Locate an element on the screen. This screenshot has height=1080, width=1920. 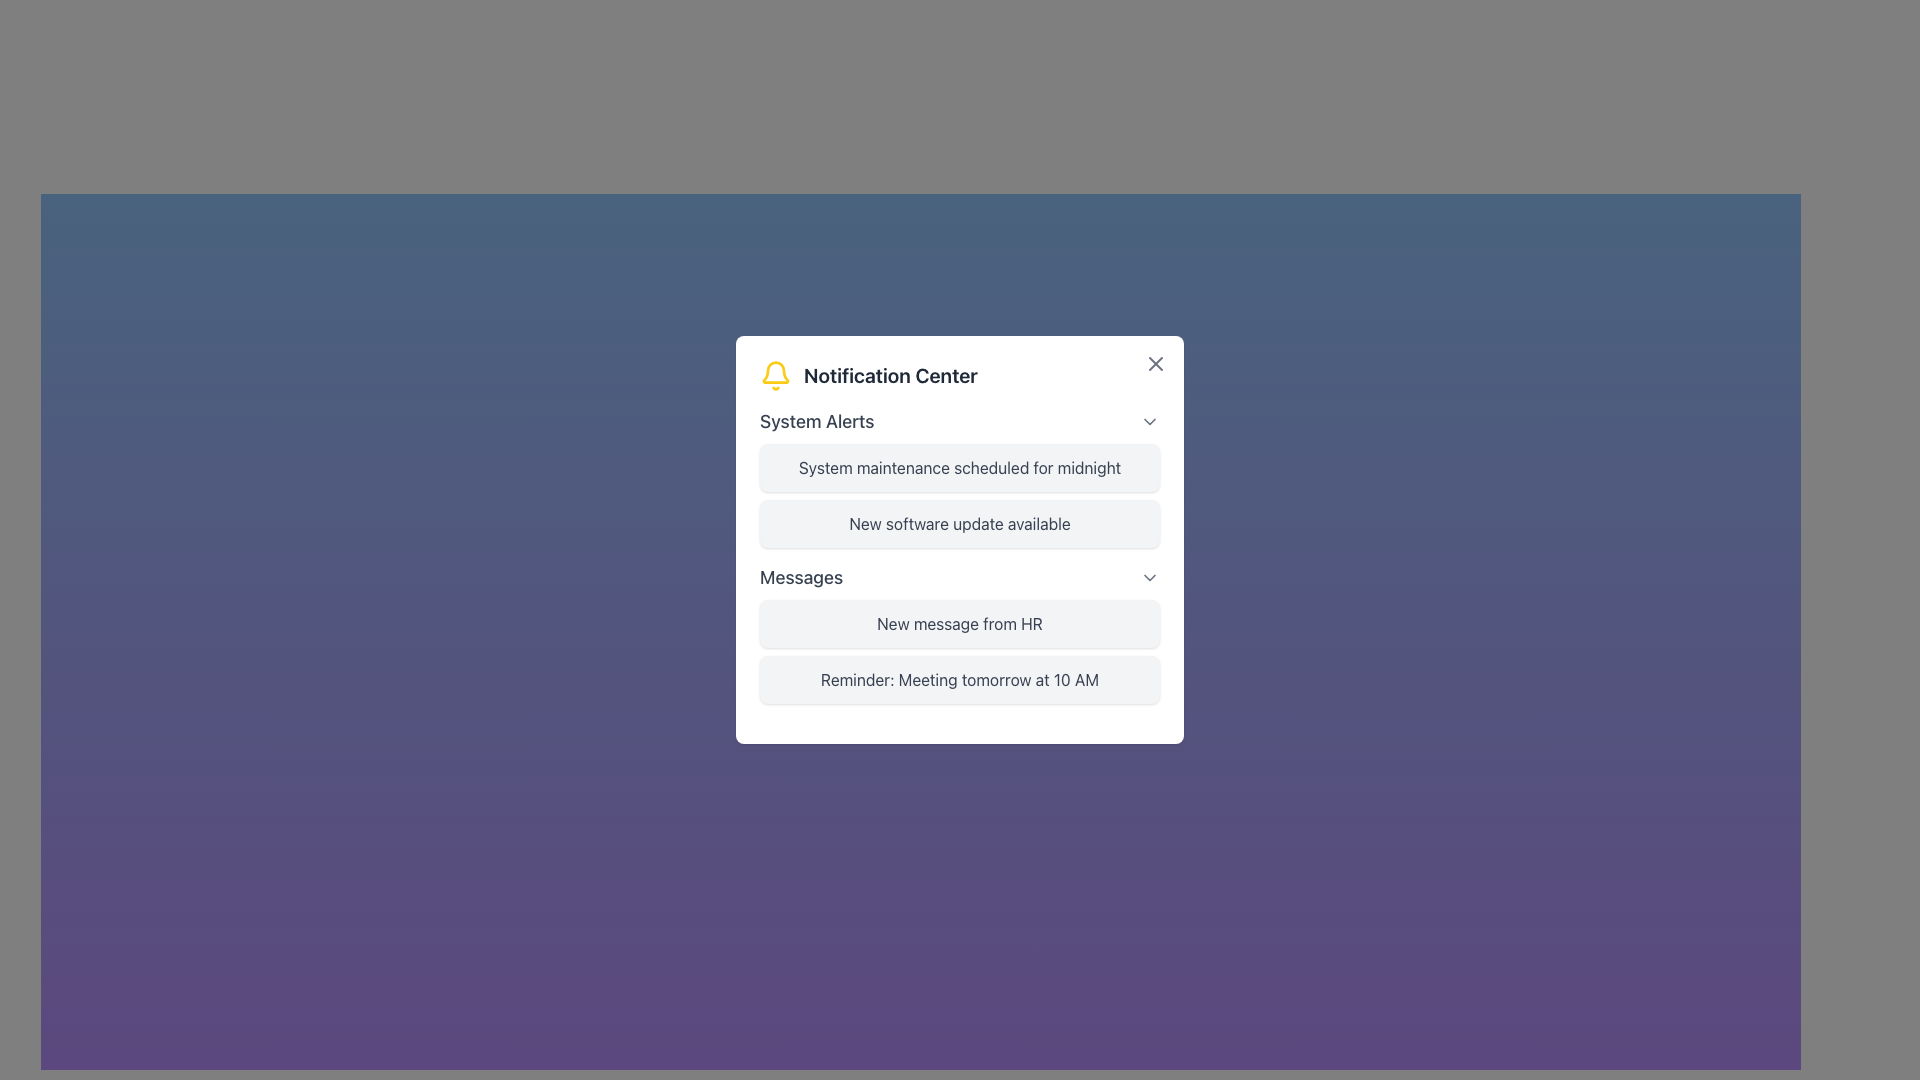
the Notification card displaying 'New message from HR' in the Messages section of the Notification Center is located at coordinates (960, 623).